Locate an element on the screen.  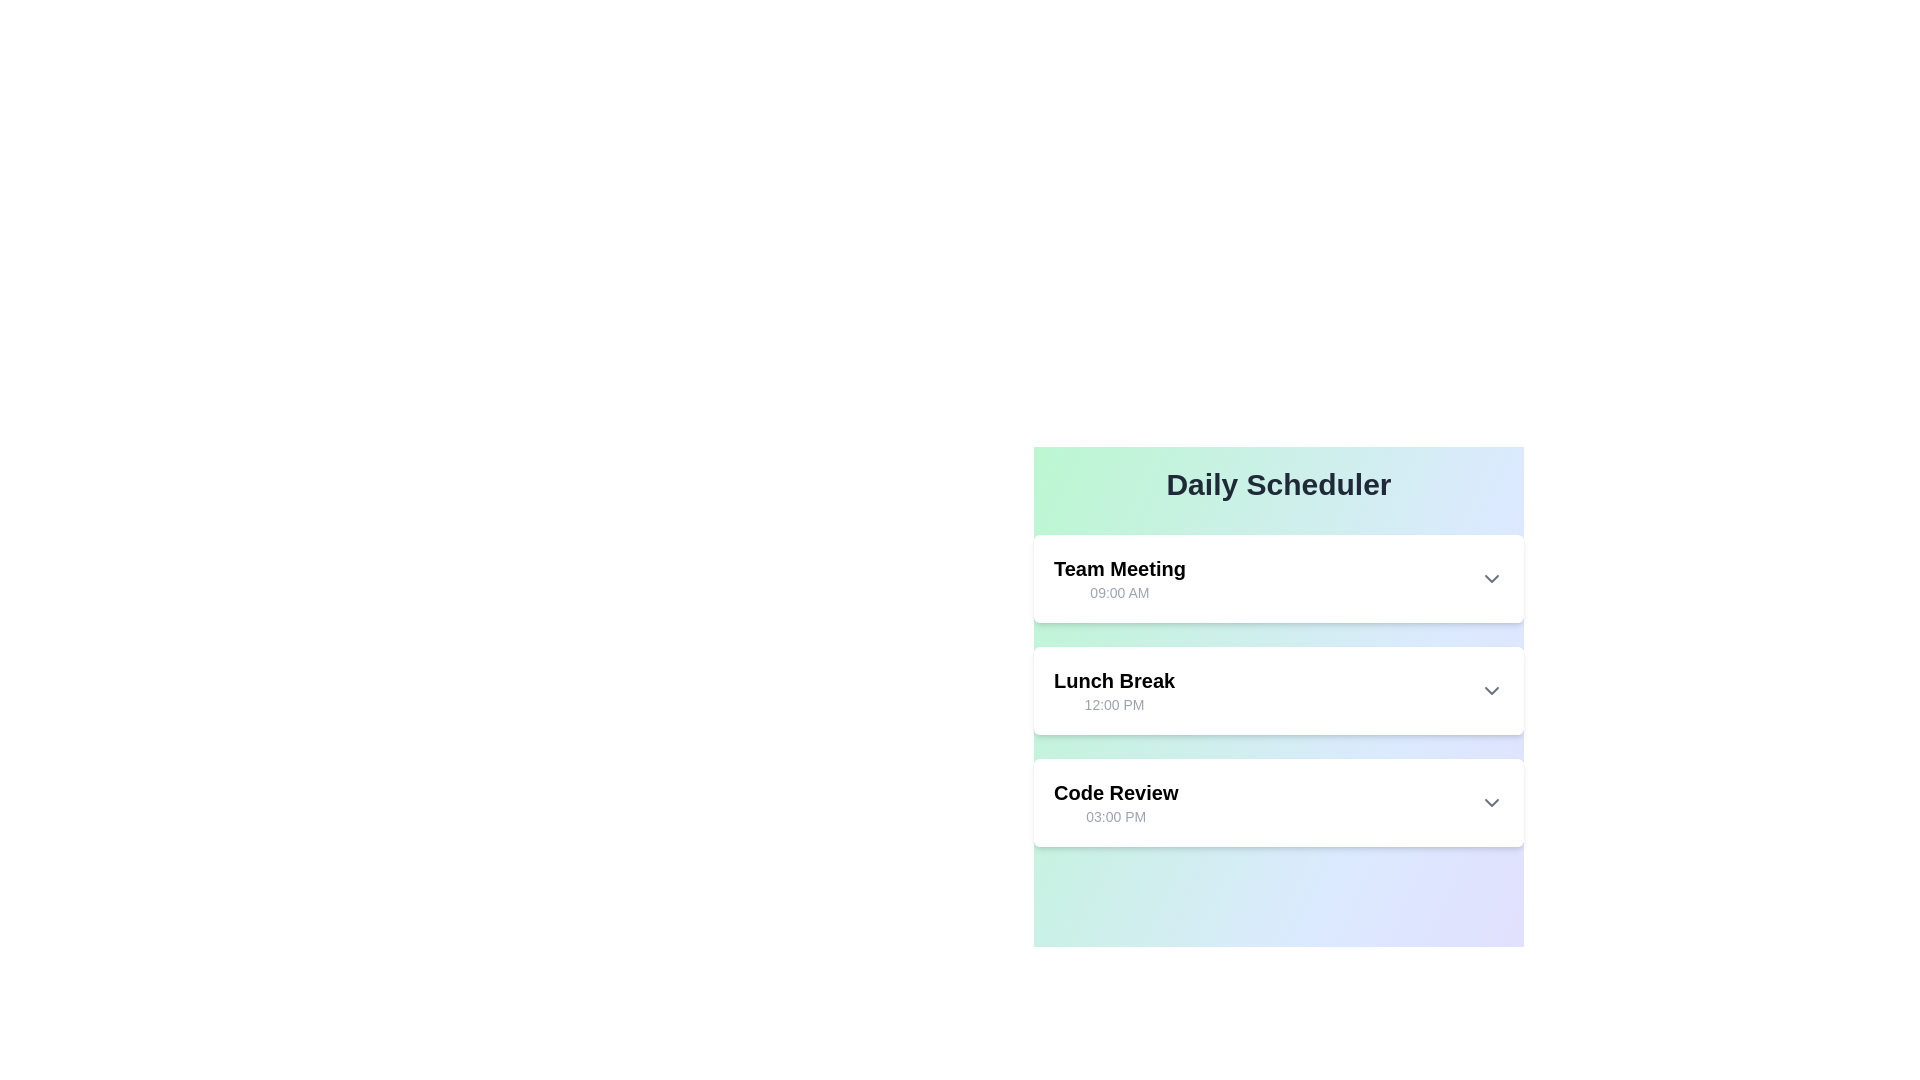
the 'Lunch Break' scheduled event list item is located at coordinates (1277, 689).